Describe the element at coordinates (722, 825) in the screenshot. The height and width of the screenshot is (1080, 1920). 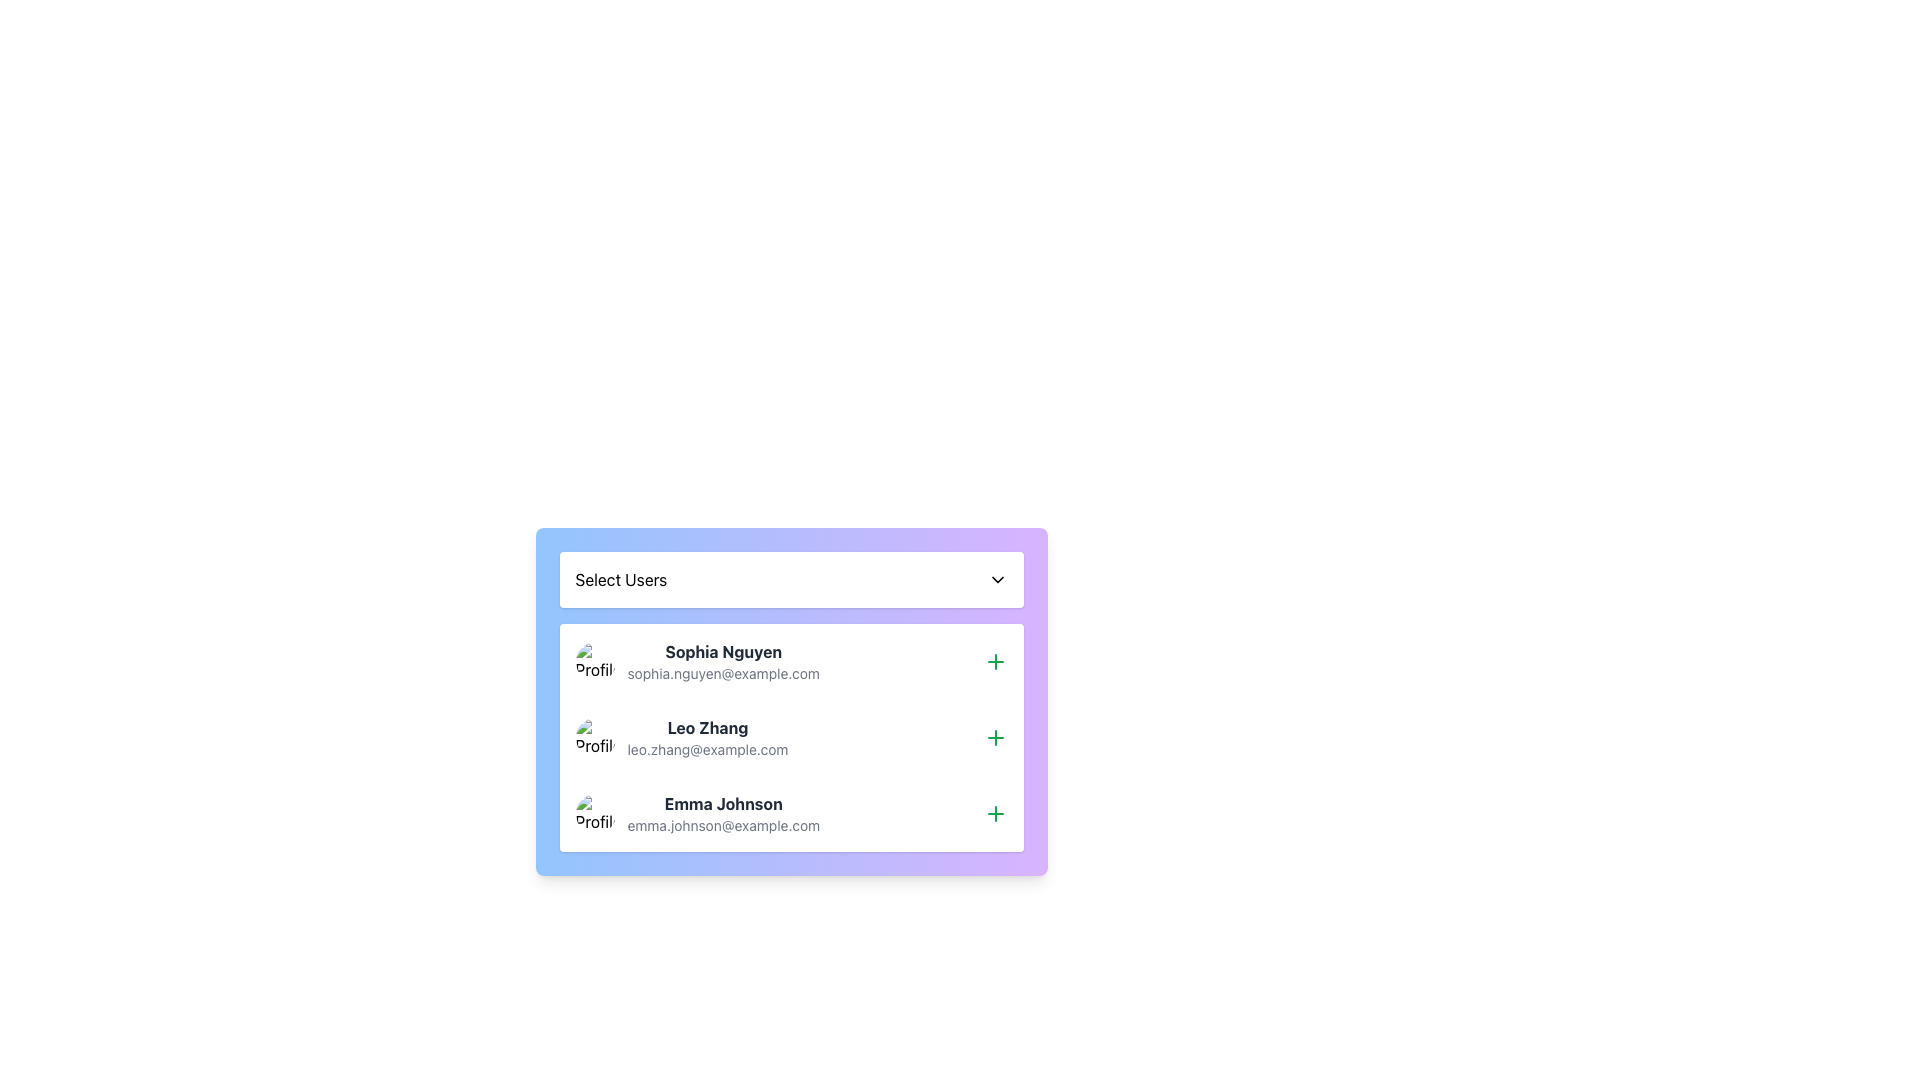
I see `the email address text 'emma.johnson@example.com', which is styled in a smaller, light gray font and located below the name 'Emma Johnson' within a user block` at that location.